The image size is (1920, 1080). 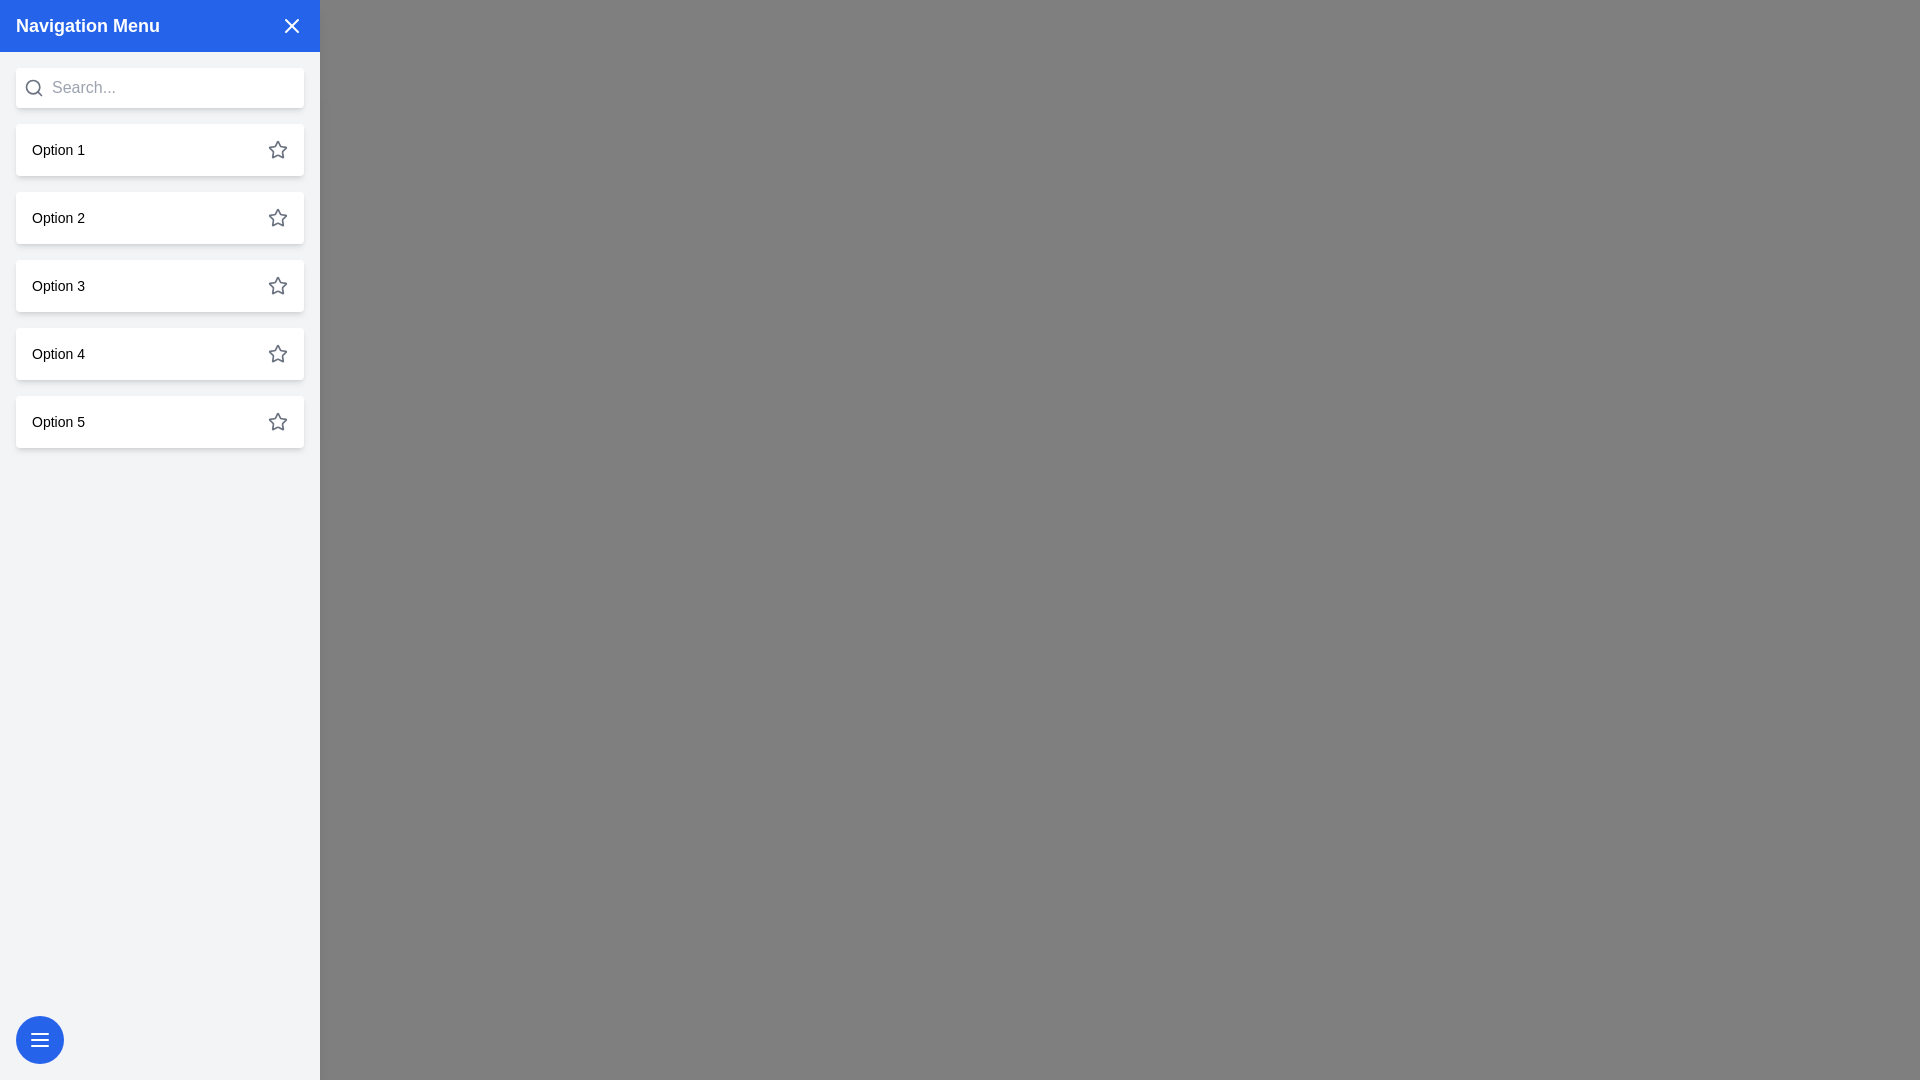 I want to click on the star icon with a gray outline located at the far right of the 'Option 2' card, so click(x=277, y=218).